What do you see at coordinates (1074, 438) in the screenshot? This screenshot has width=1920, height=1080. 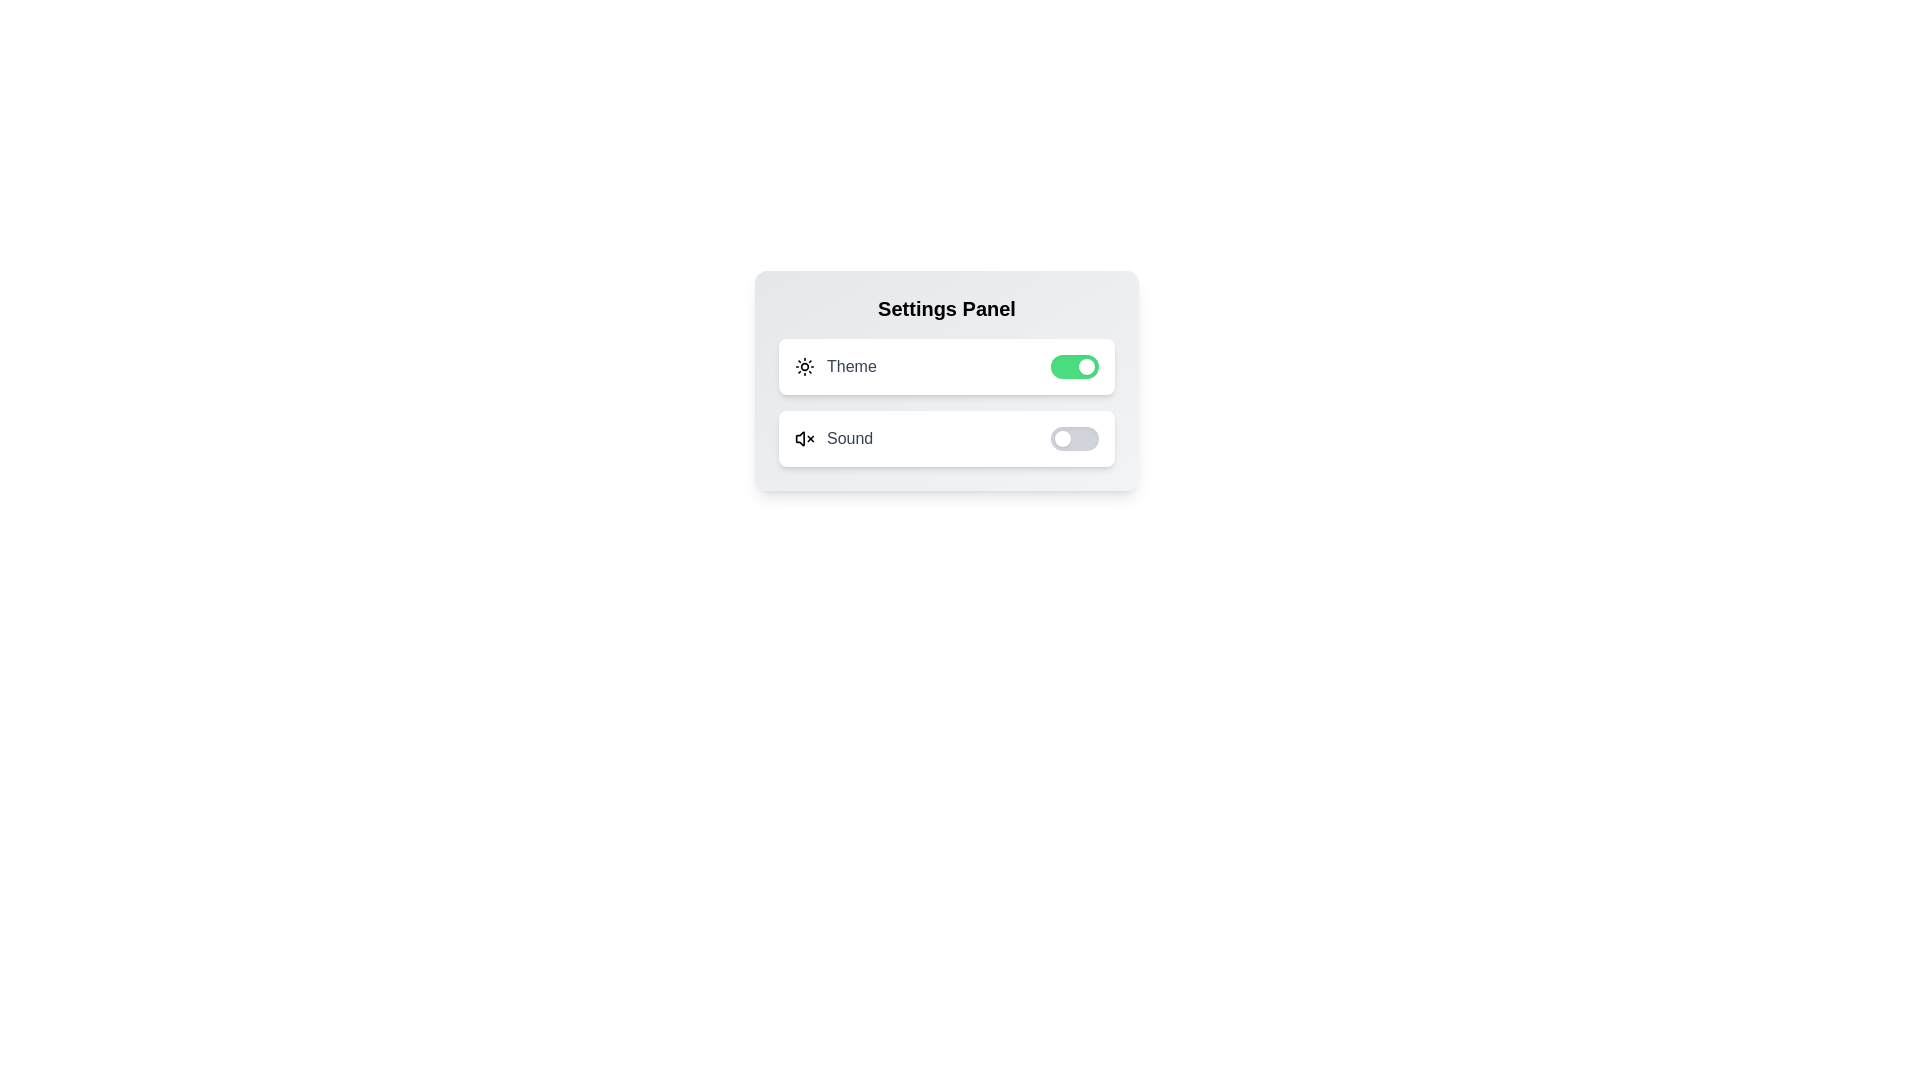 I see `the 'Sound' toggle switch to change its state` at bounding box center [1074, 438].